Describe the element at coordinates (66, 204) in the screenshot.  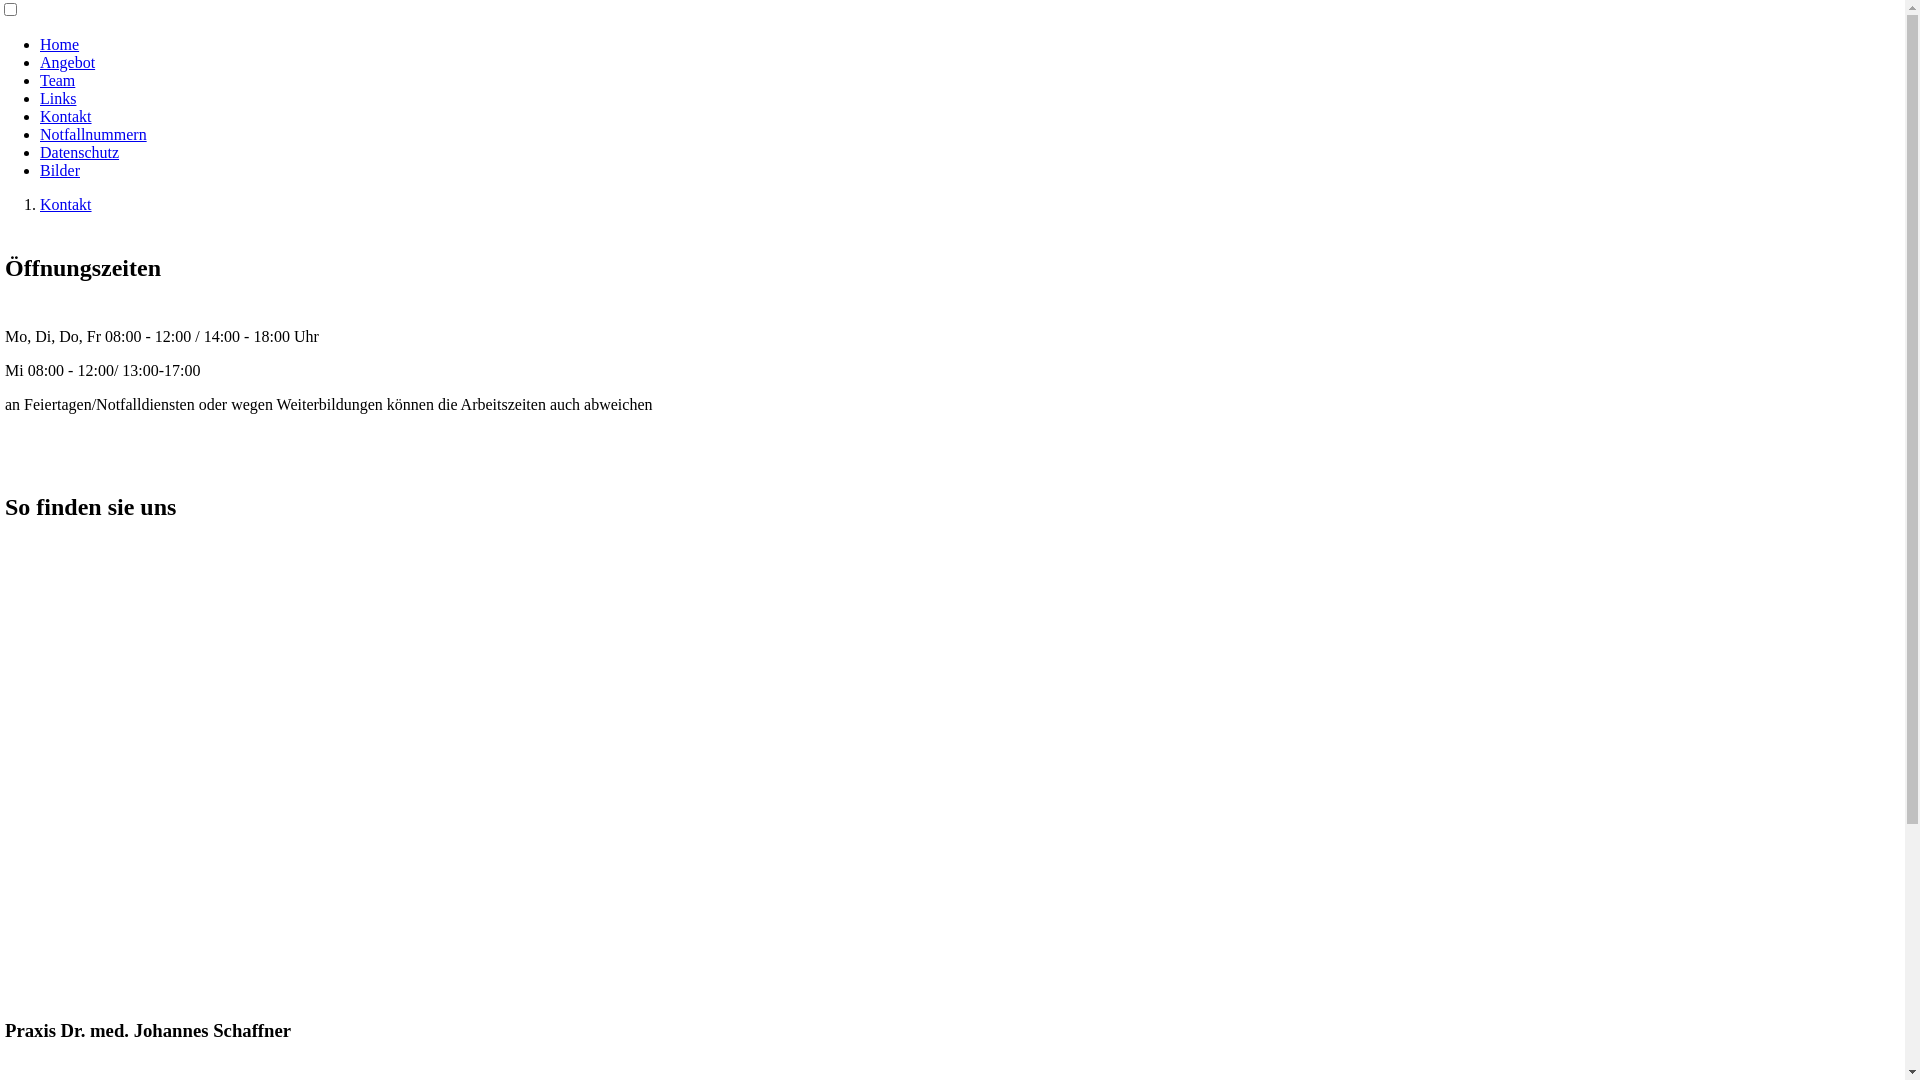
I see `'Kontakt'` at that location.